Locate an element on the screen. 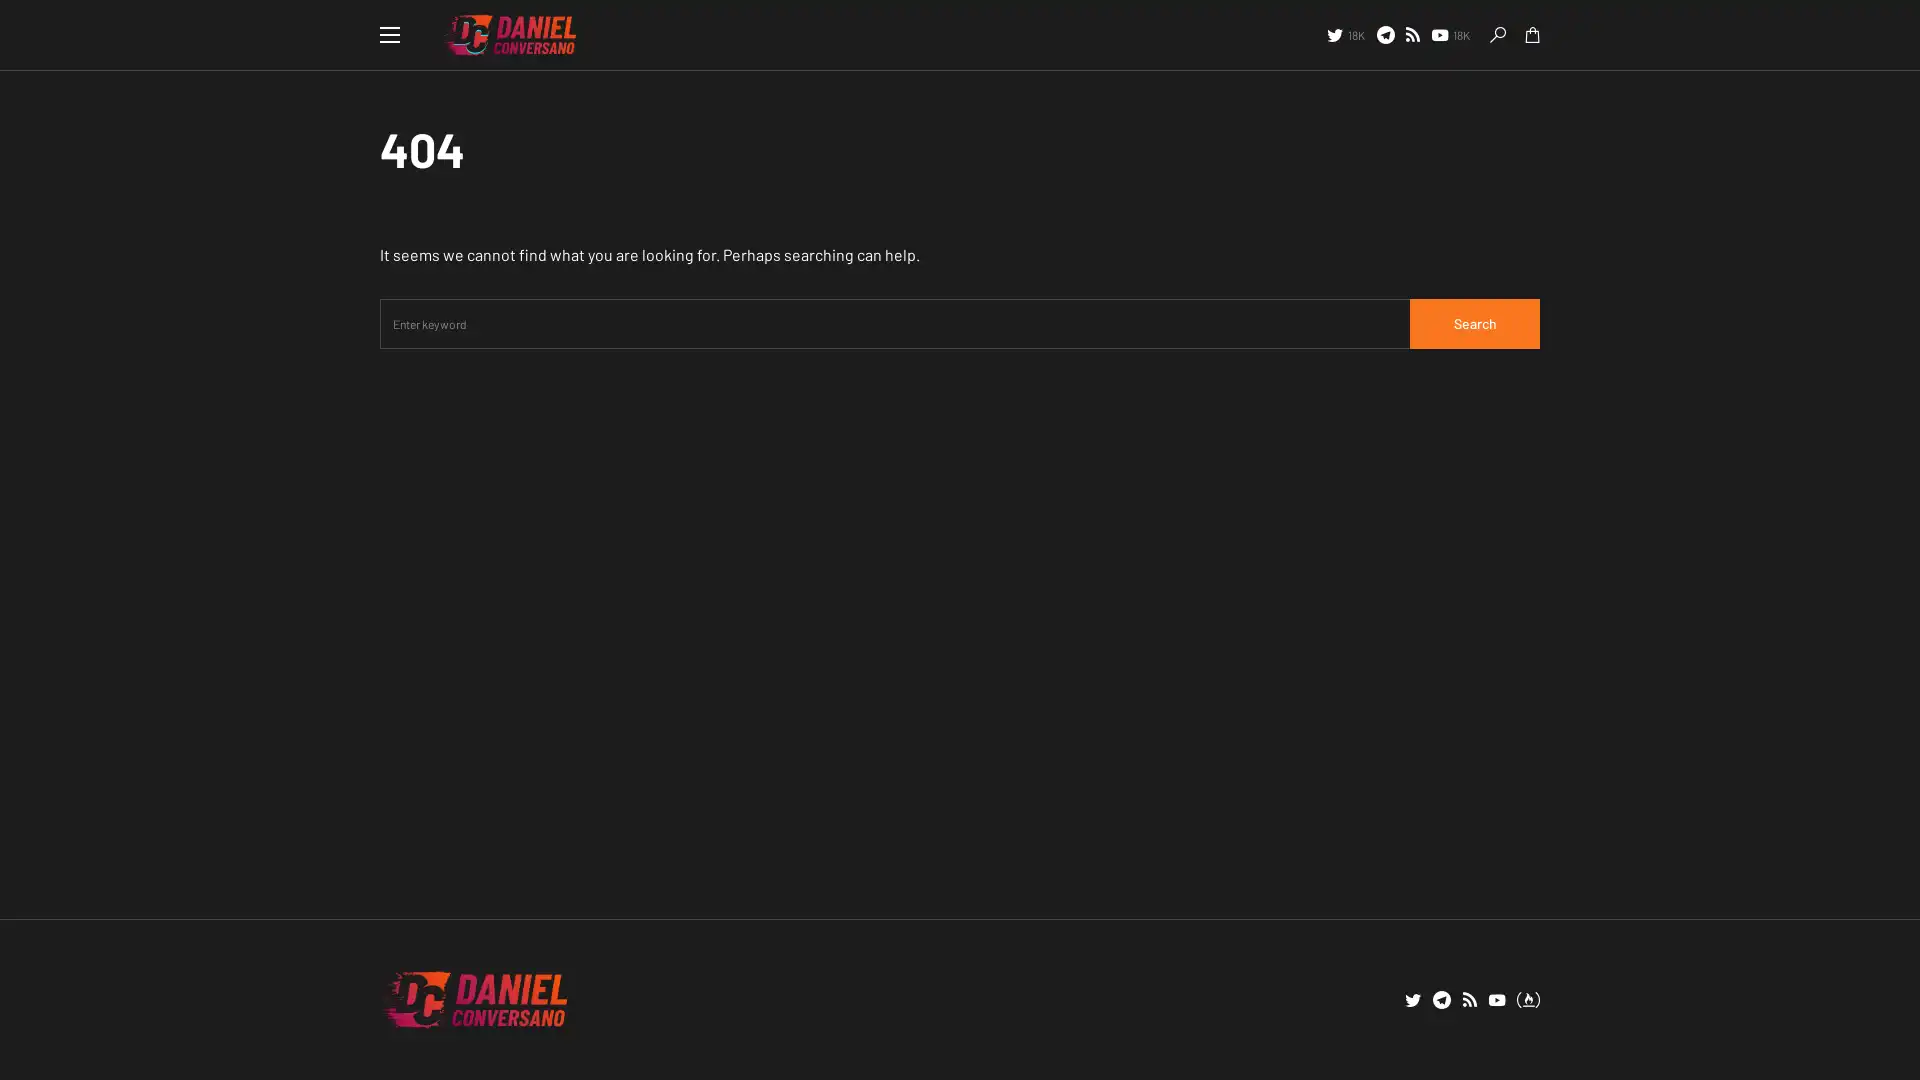 The width and height of the screenshot is (1920, 1080). Search is located at coordinates (1474, 323).